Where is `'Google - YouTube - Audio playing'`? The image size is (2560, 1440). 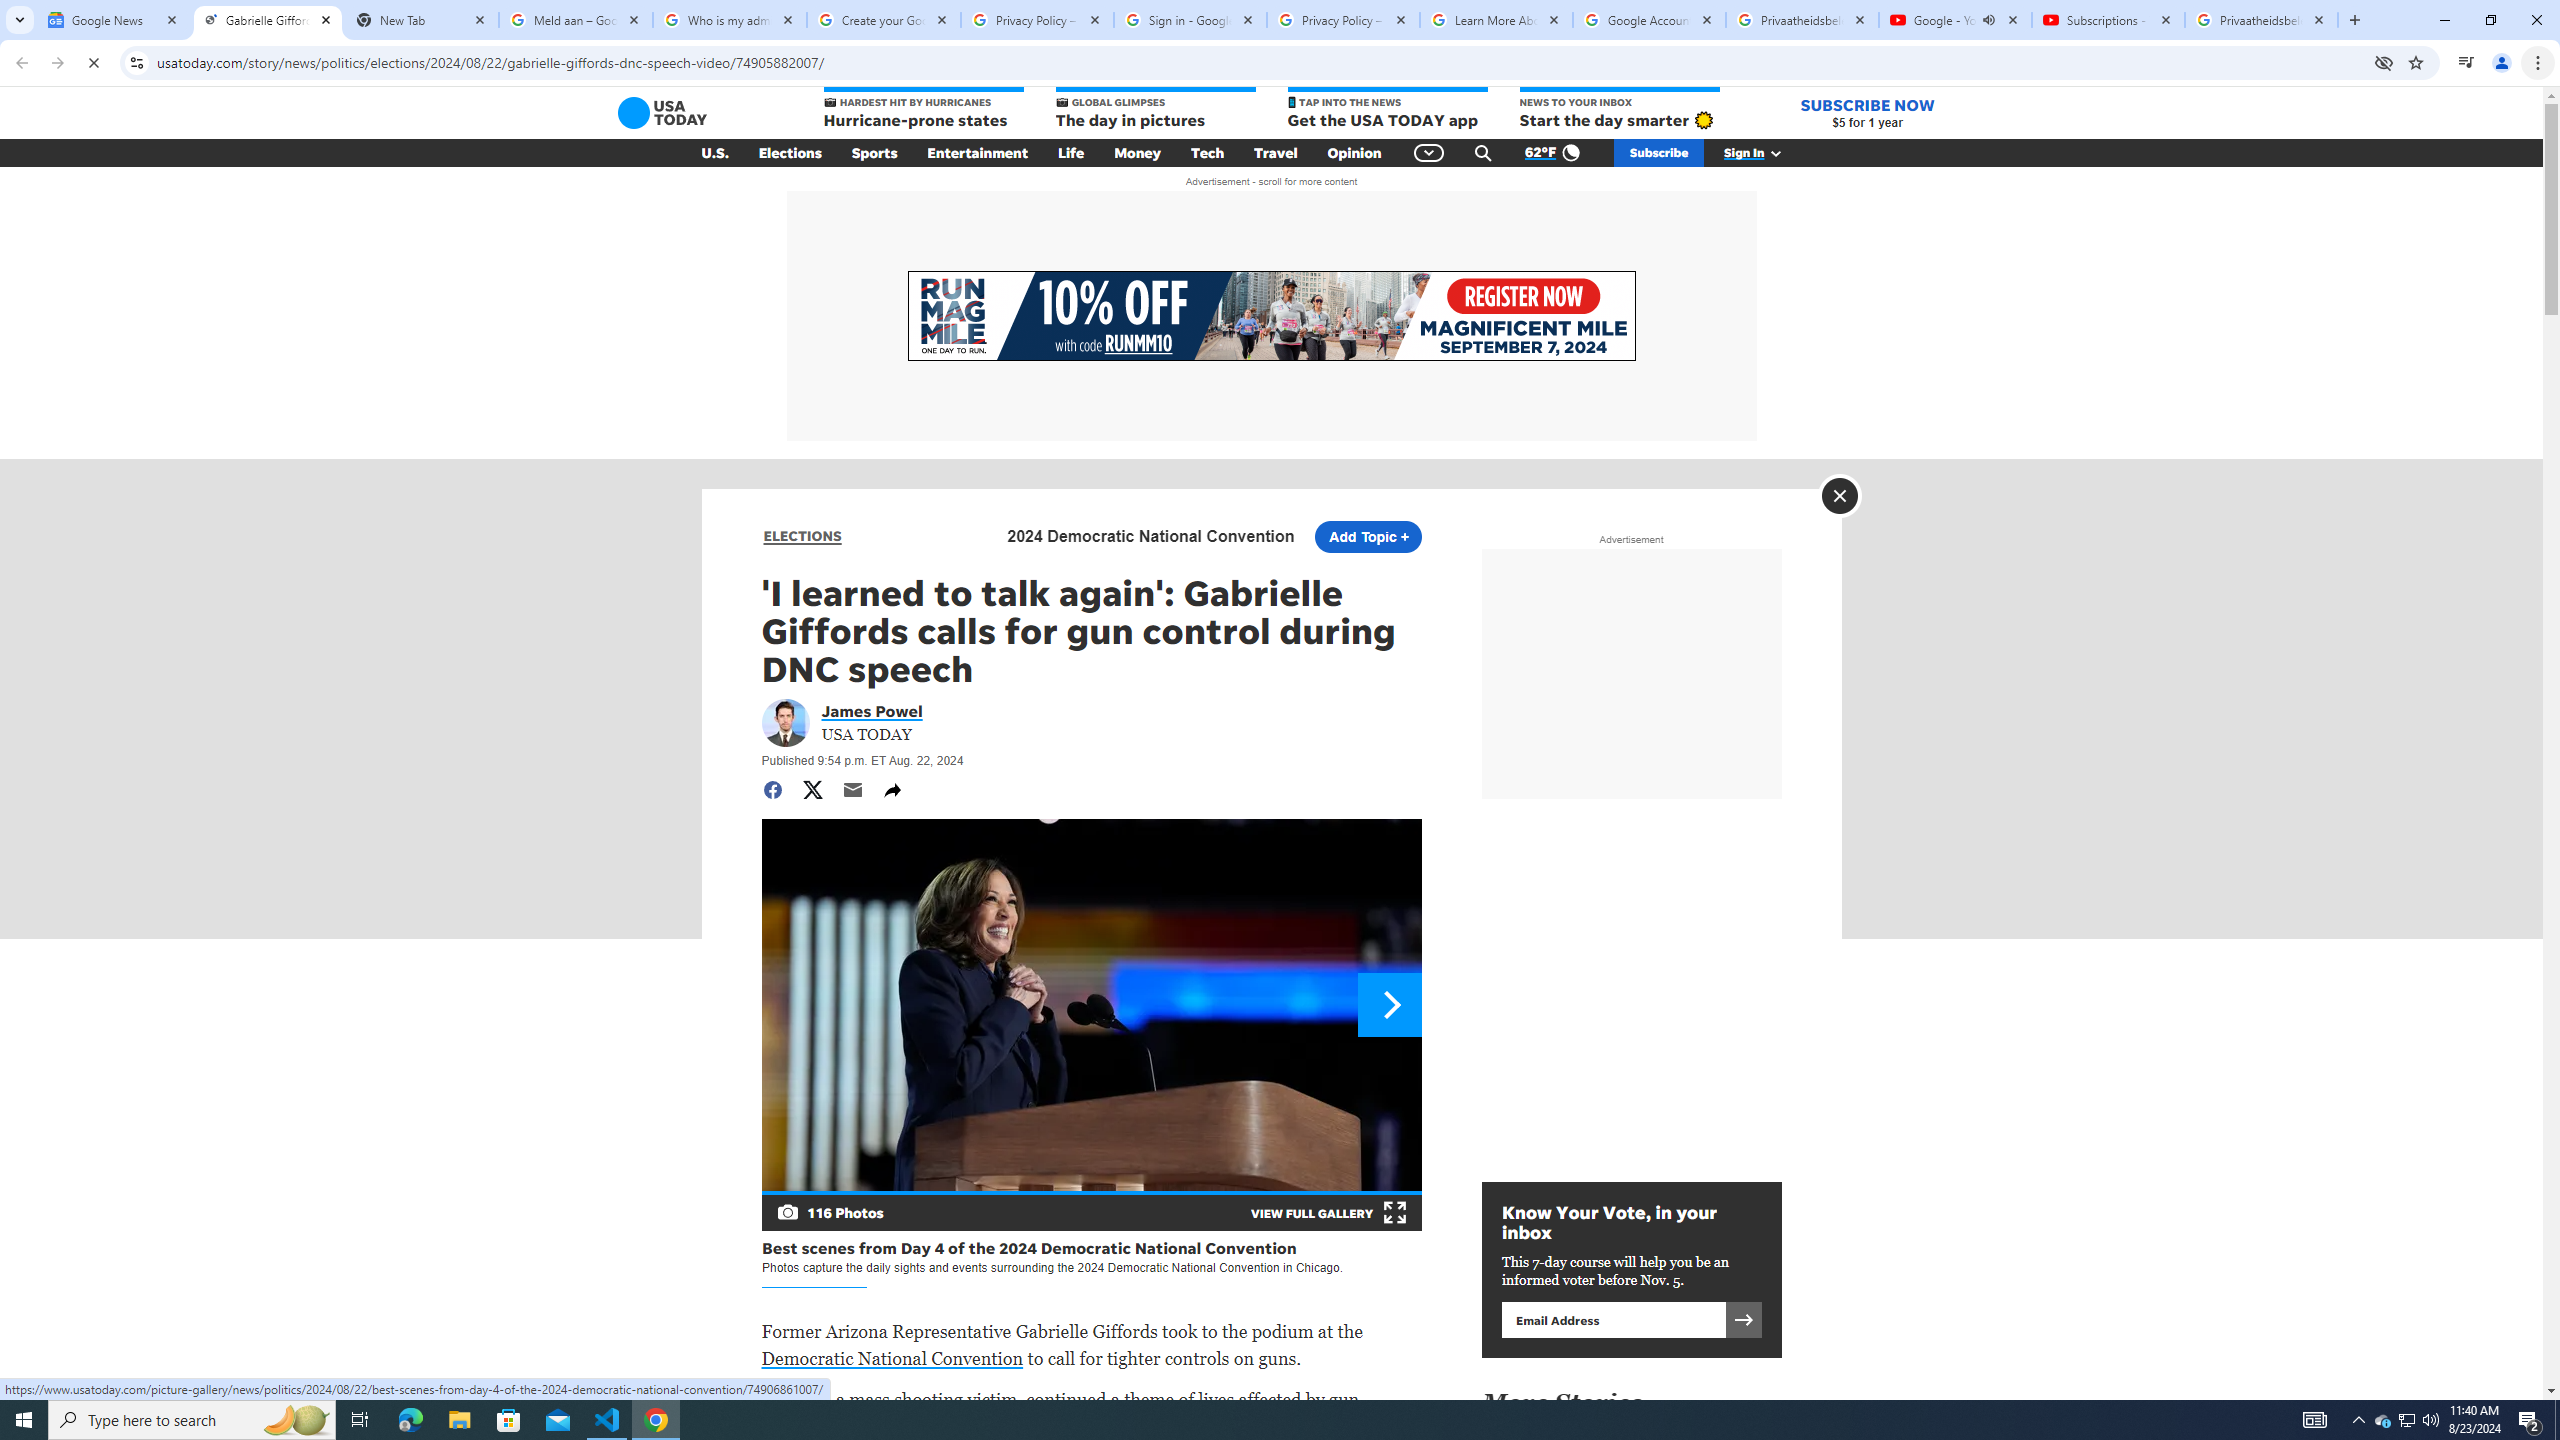 'Google - YouTube - Audio playing' is located at coordinates (1953, 19).